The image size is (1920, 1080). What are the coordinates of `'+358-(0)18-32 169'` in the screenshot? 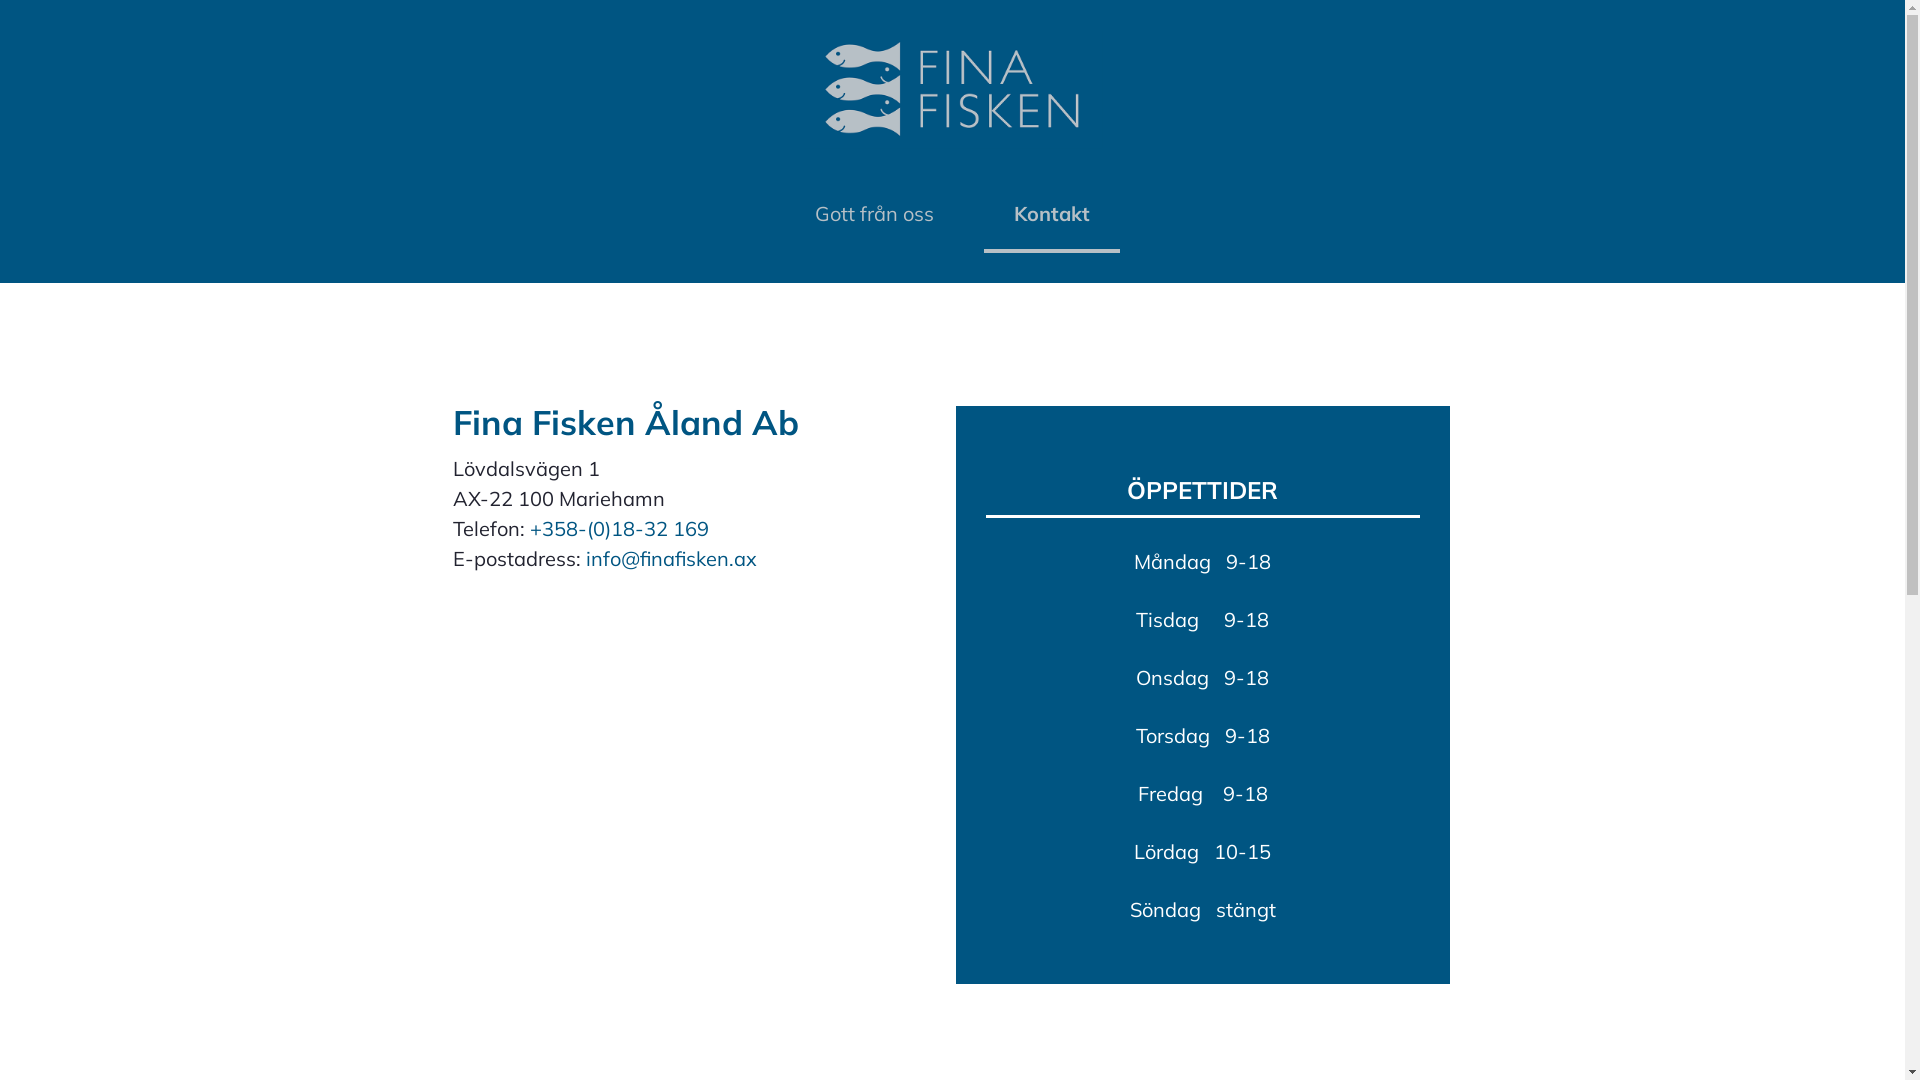 It's located at (618, 527).